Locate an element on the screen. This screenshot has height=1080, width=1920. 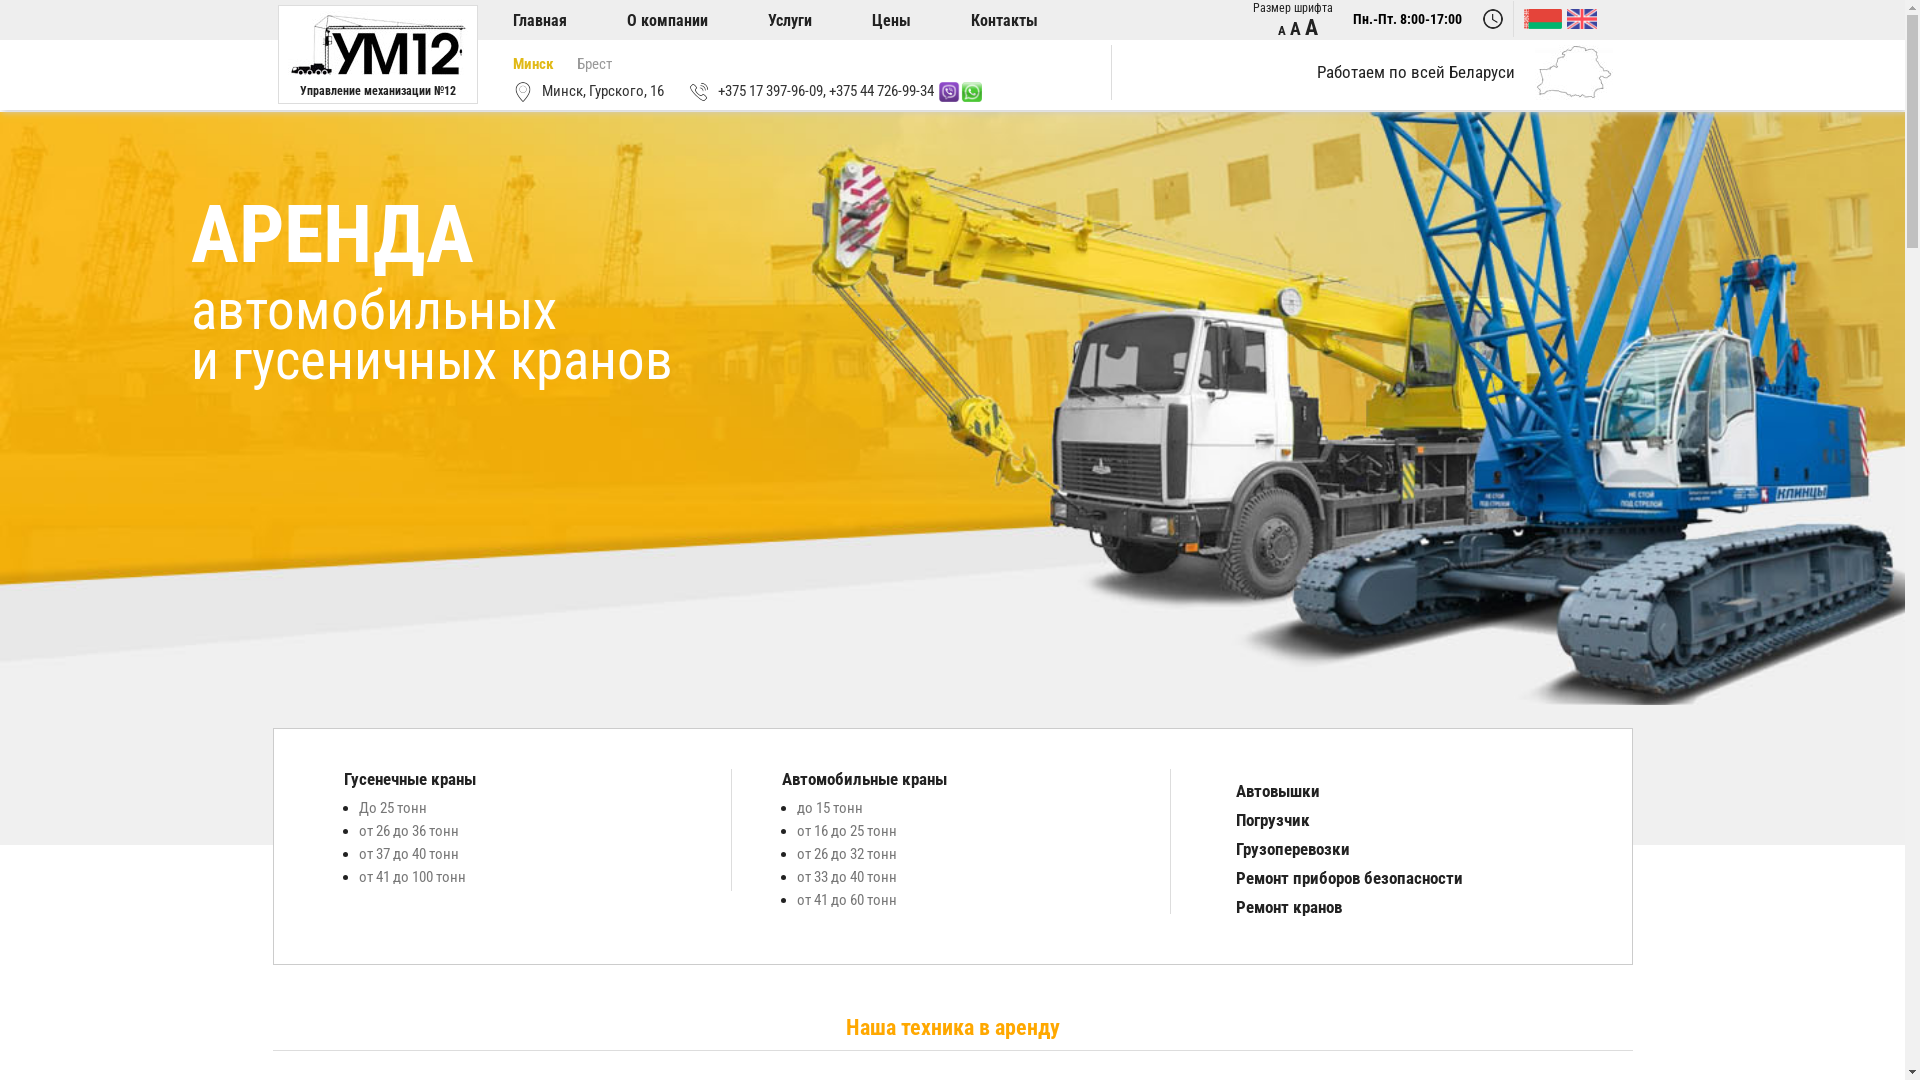
'A' is located at coordinates (1281, 30).